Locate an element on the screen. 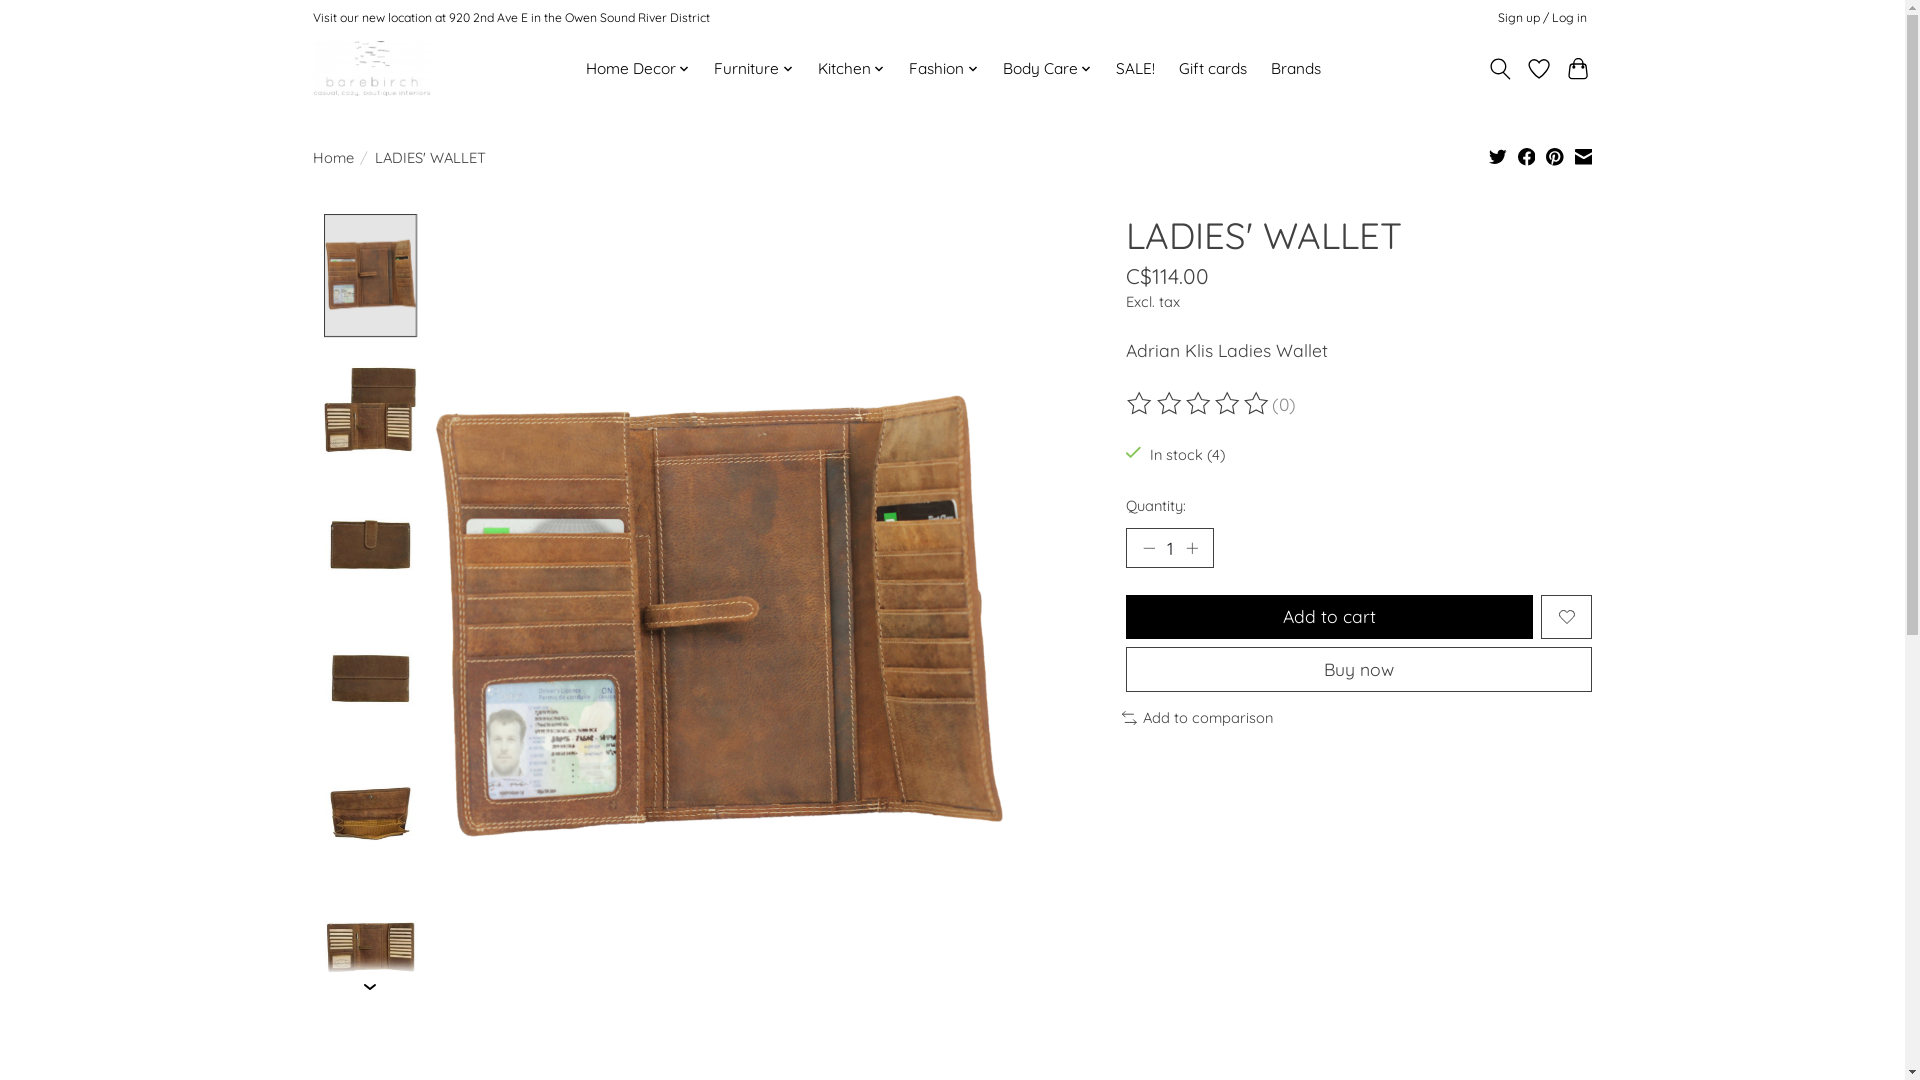  'Share on Facebook' is located at coordinates (1525, 157).